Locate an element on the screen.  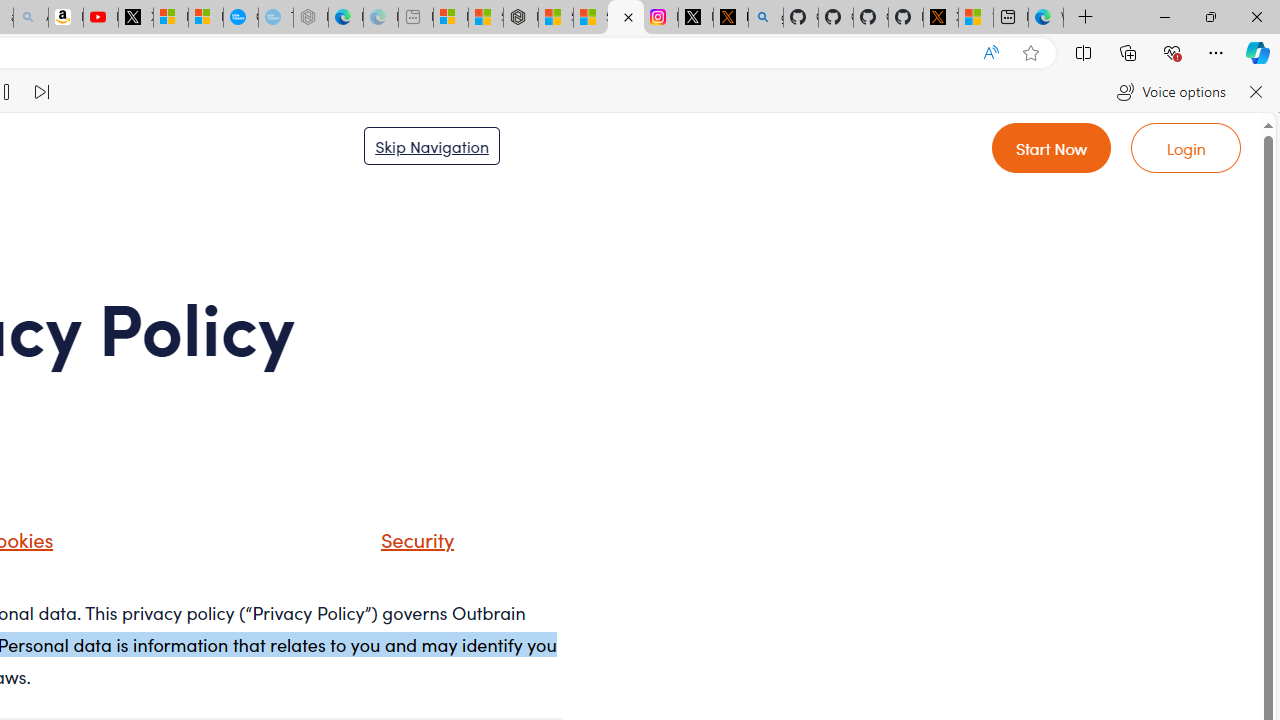
'The most popular Google ' is located at coordinates (274, 17).